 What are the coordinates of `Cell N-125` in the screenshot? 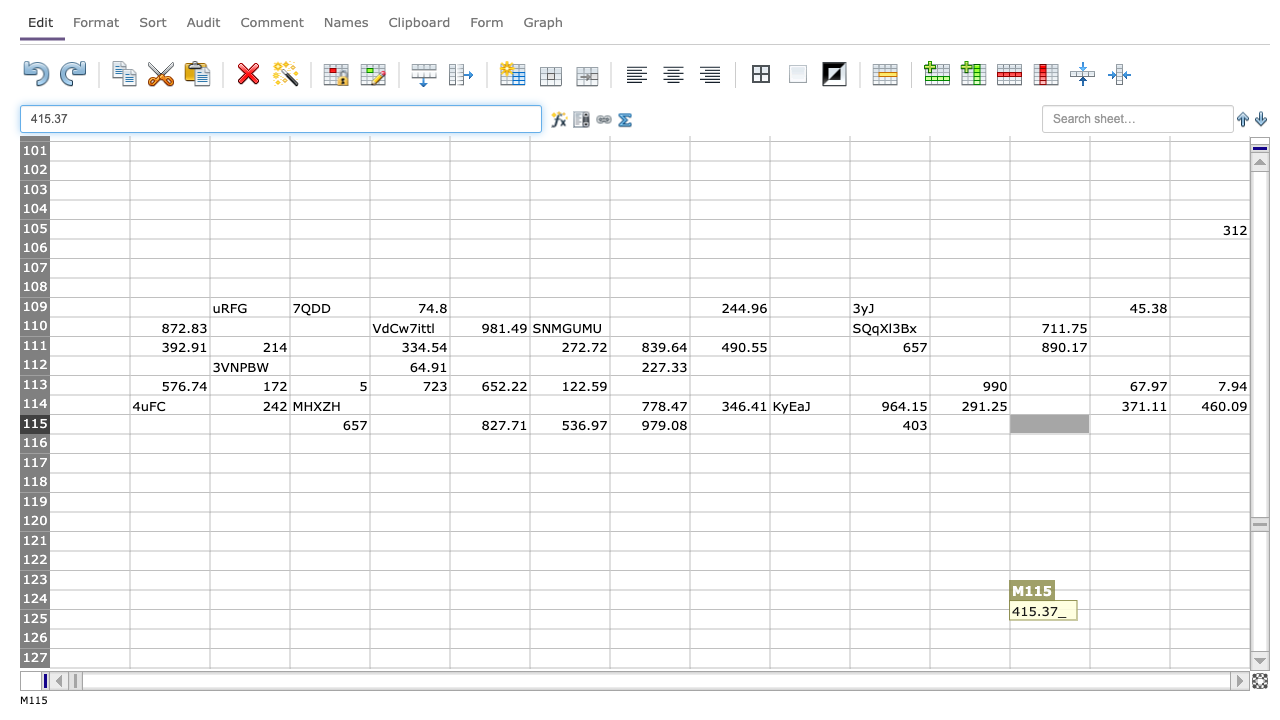 It's located at (1129, 618).